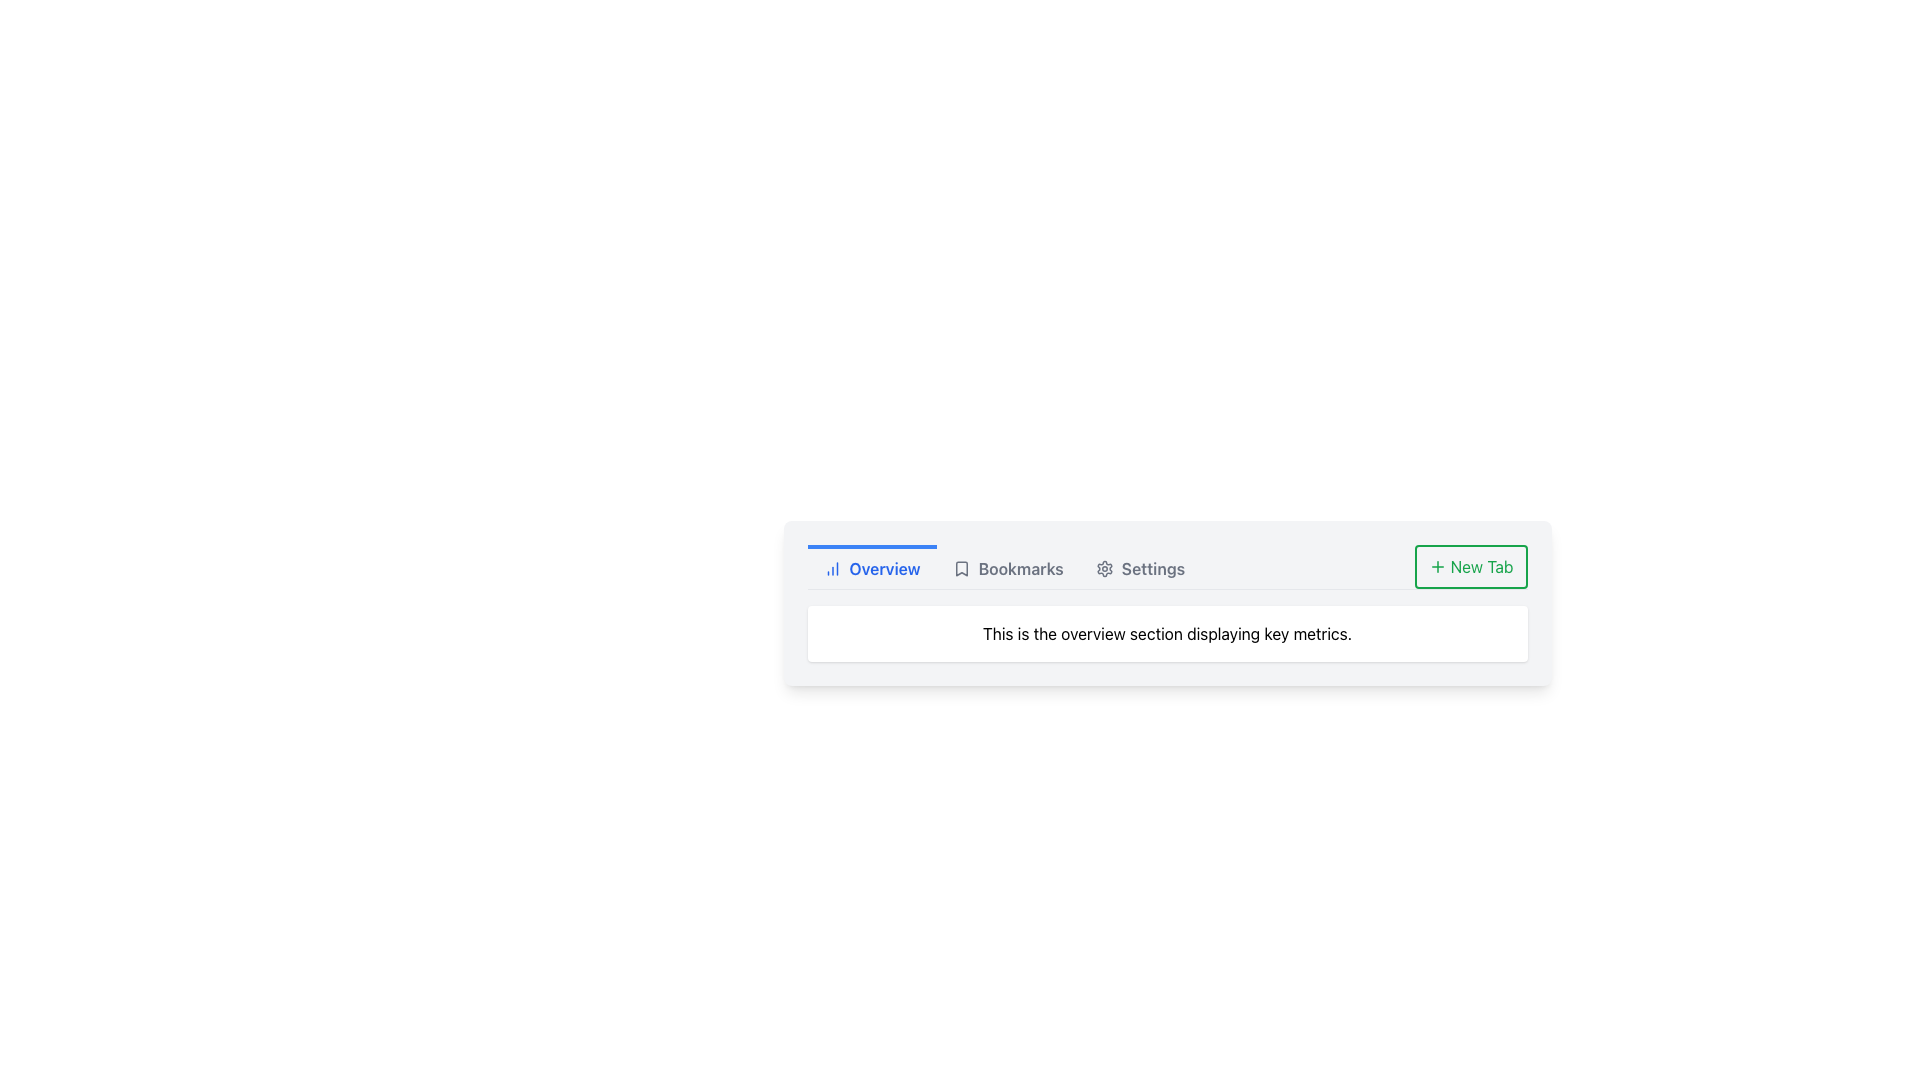  What do you see at coordinates (1140, 567) in the screenshot?
I see `the navigation tab button that redirects to the 'Settings' page to potentially reveal a tooltip or highlight effect` at bounding box center [1140, 567].